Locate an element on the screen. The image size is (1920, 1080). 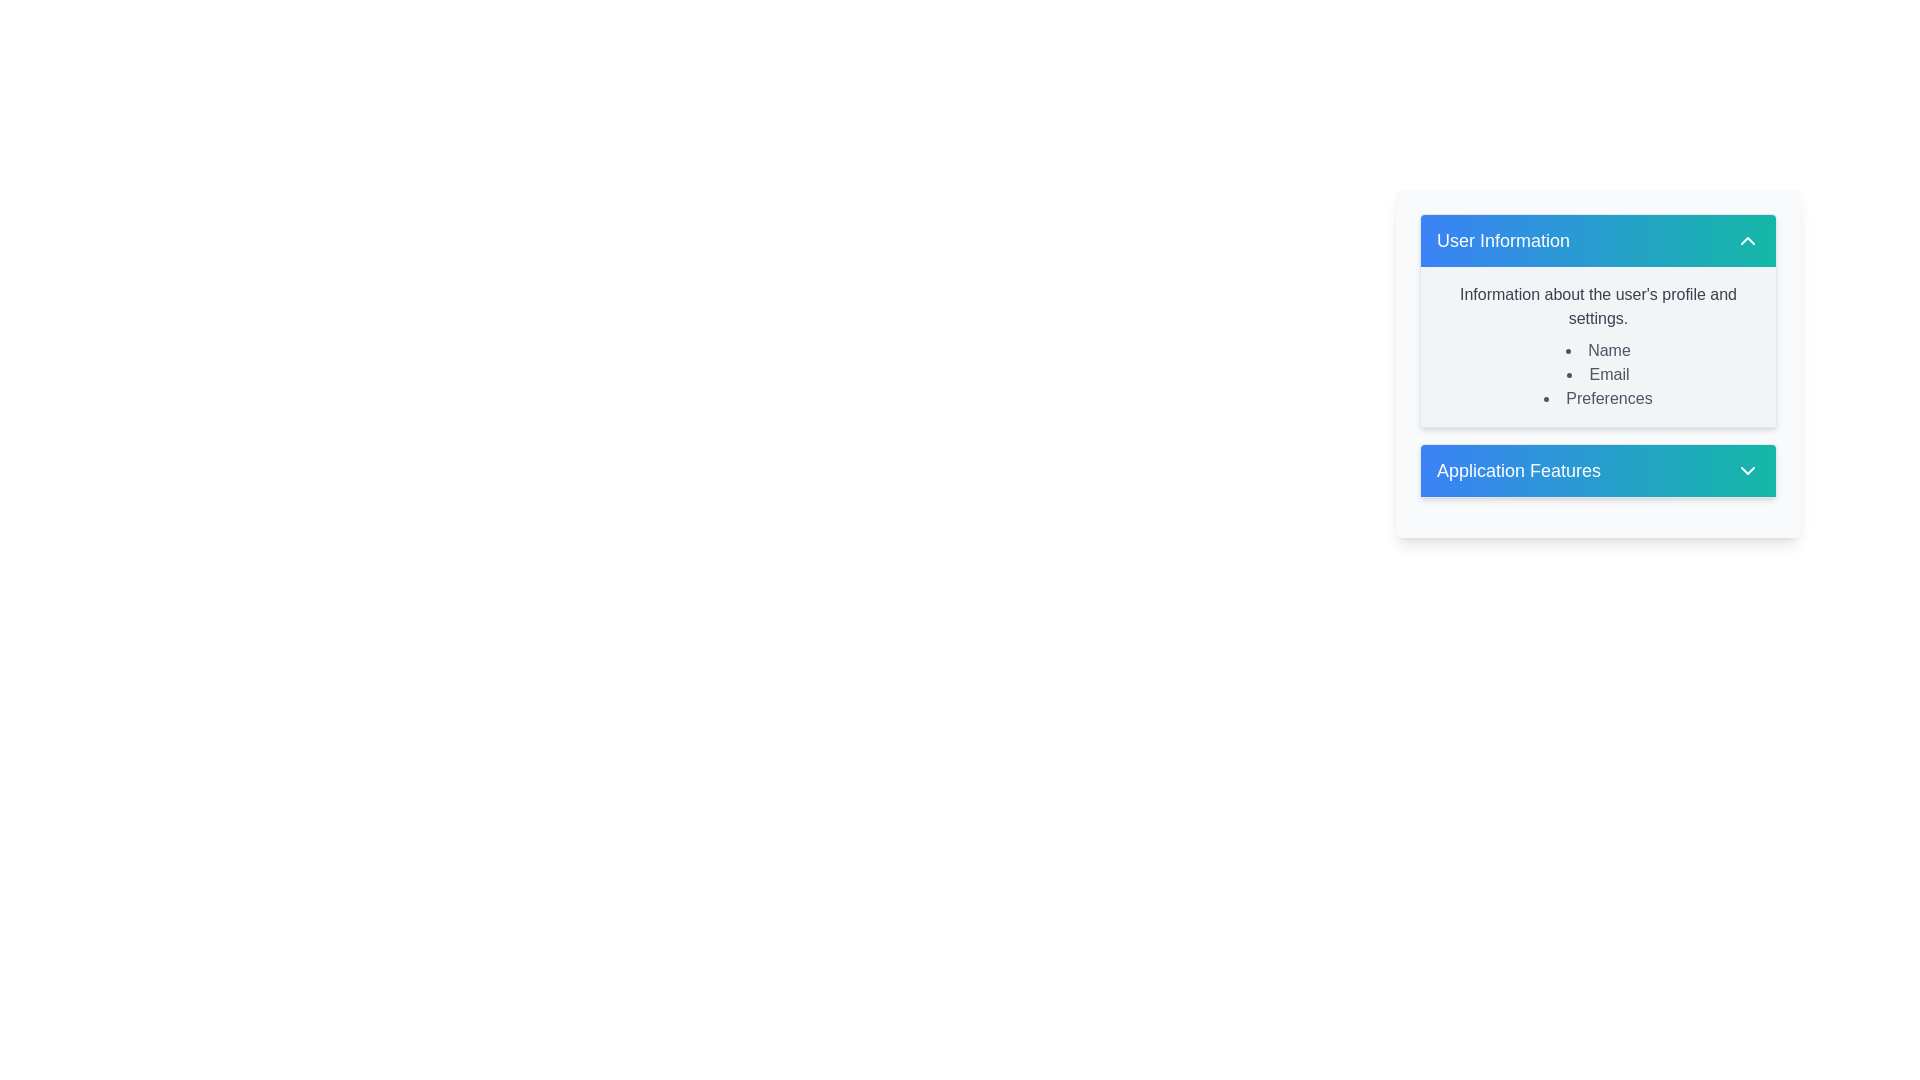
the text block that states 'Information about the user's profile and settings.' which is displayed in gray font color within a light gray background in the 'User Information' section is located at coordinates (1597, 307).